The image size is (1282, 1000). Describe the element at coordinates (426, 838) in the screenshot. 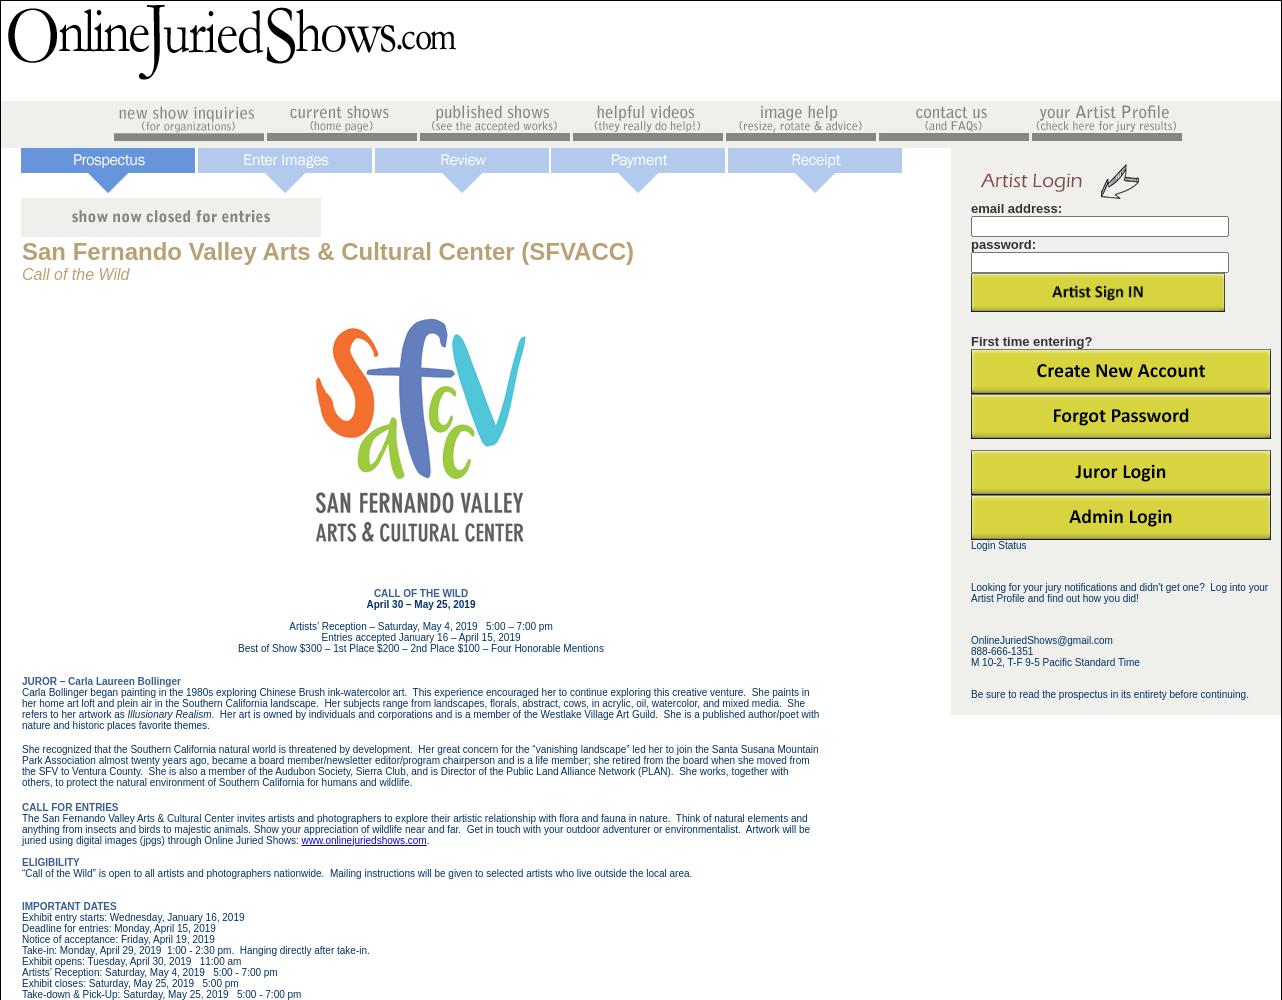

I see `'.'` at that location.